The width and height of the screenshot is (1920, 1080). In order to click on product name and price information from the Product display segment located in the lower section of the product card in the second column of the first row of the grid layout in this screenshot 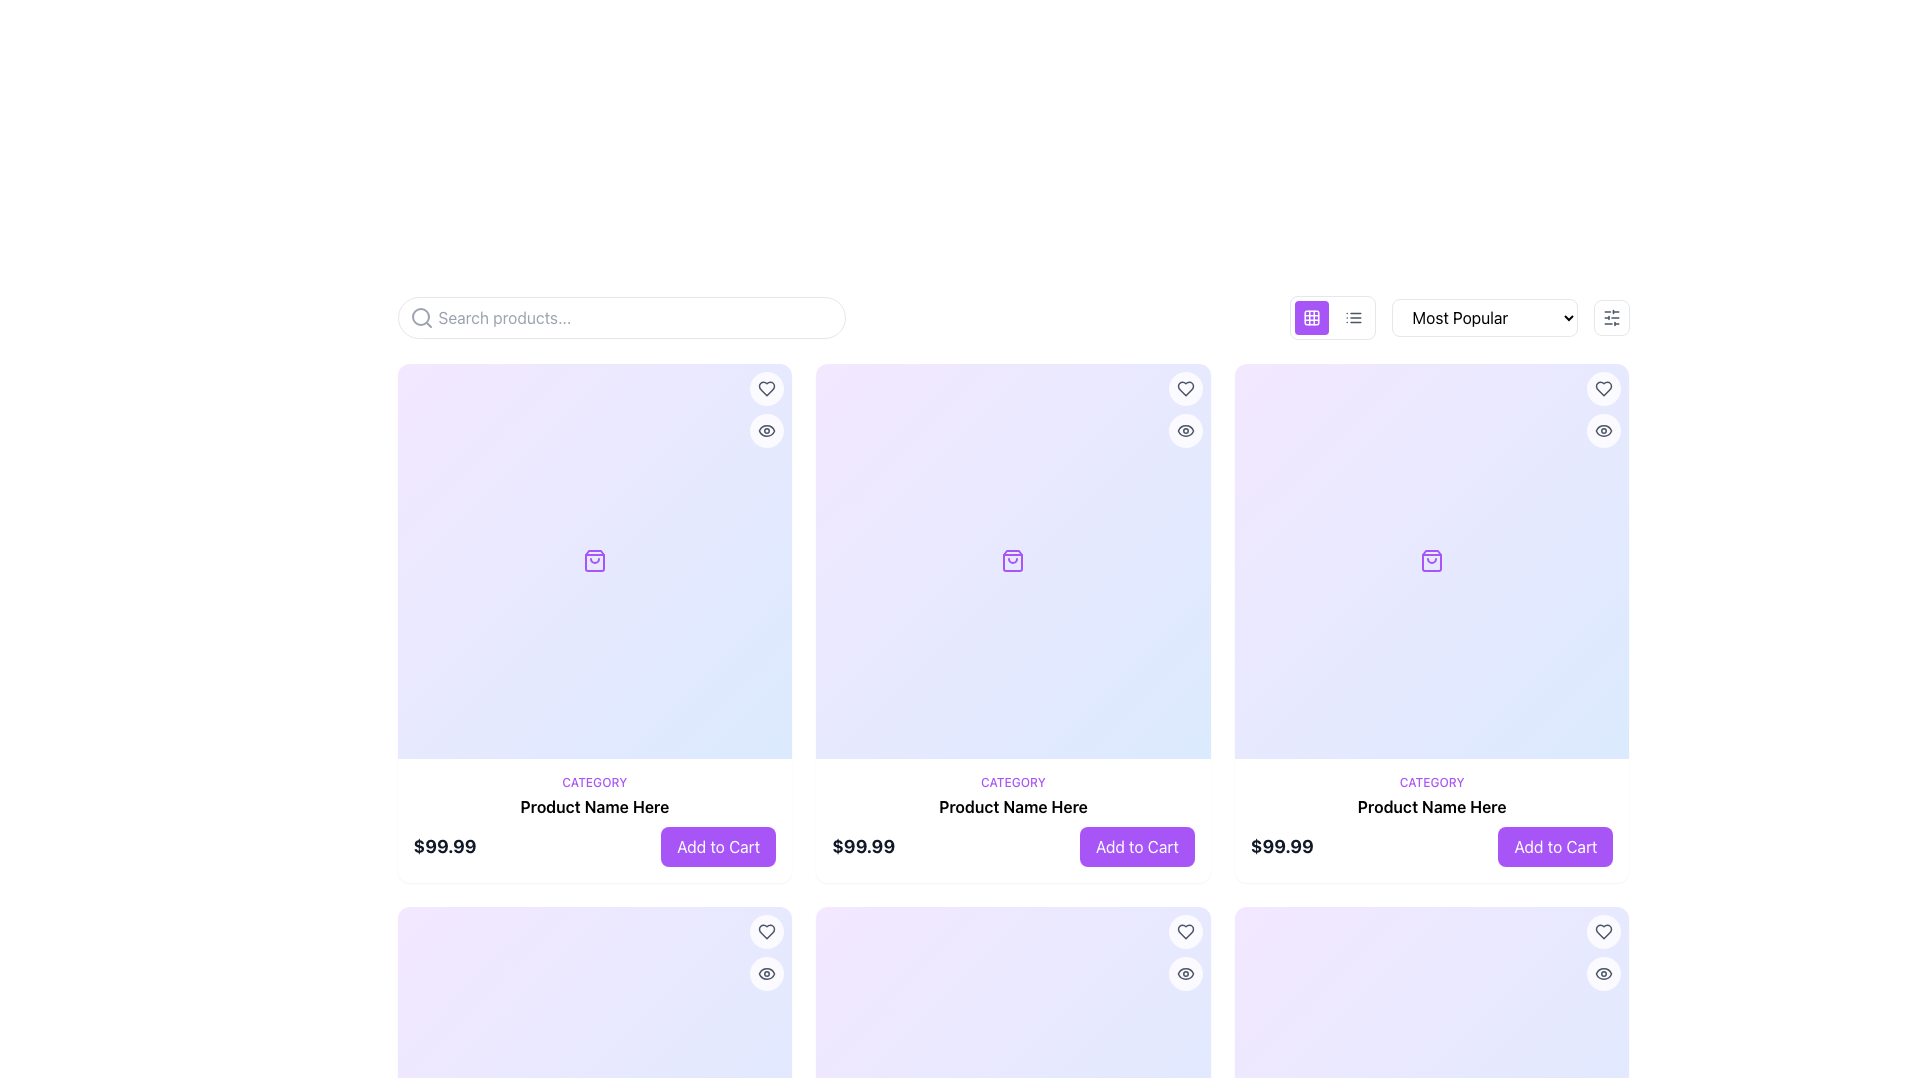, I will do `click(1013, 820)`.